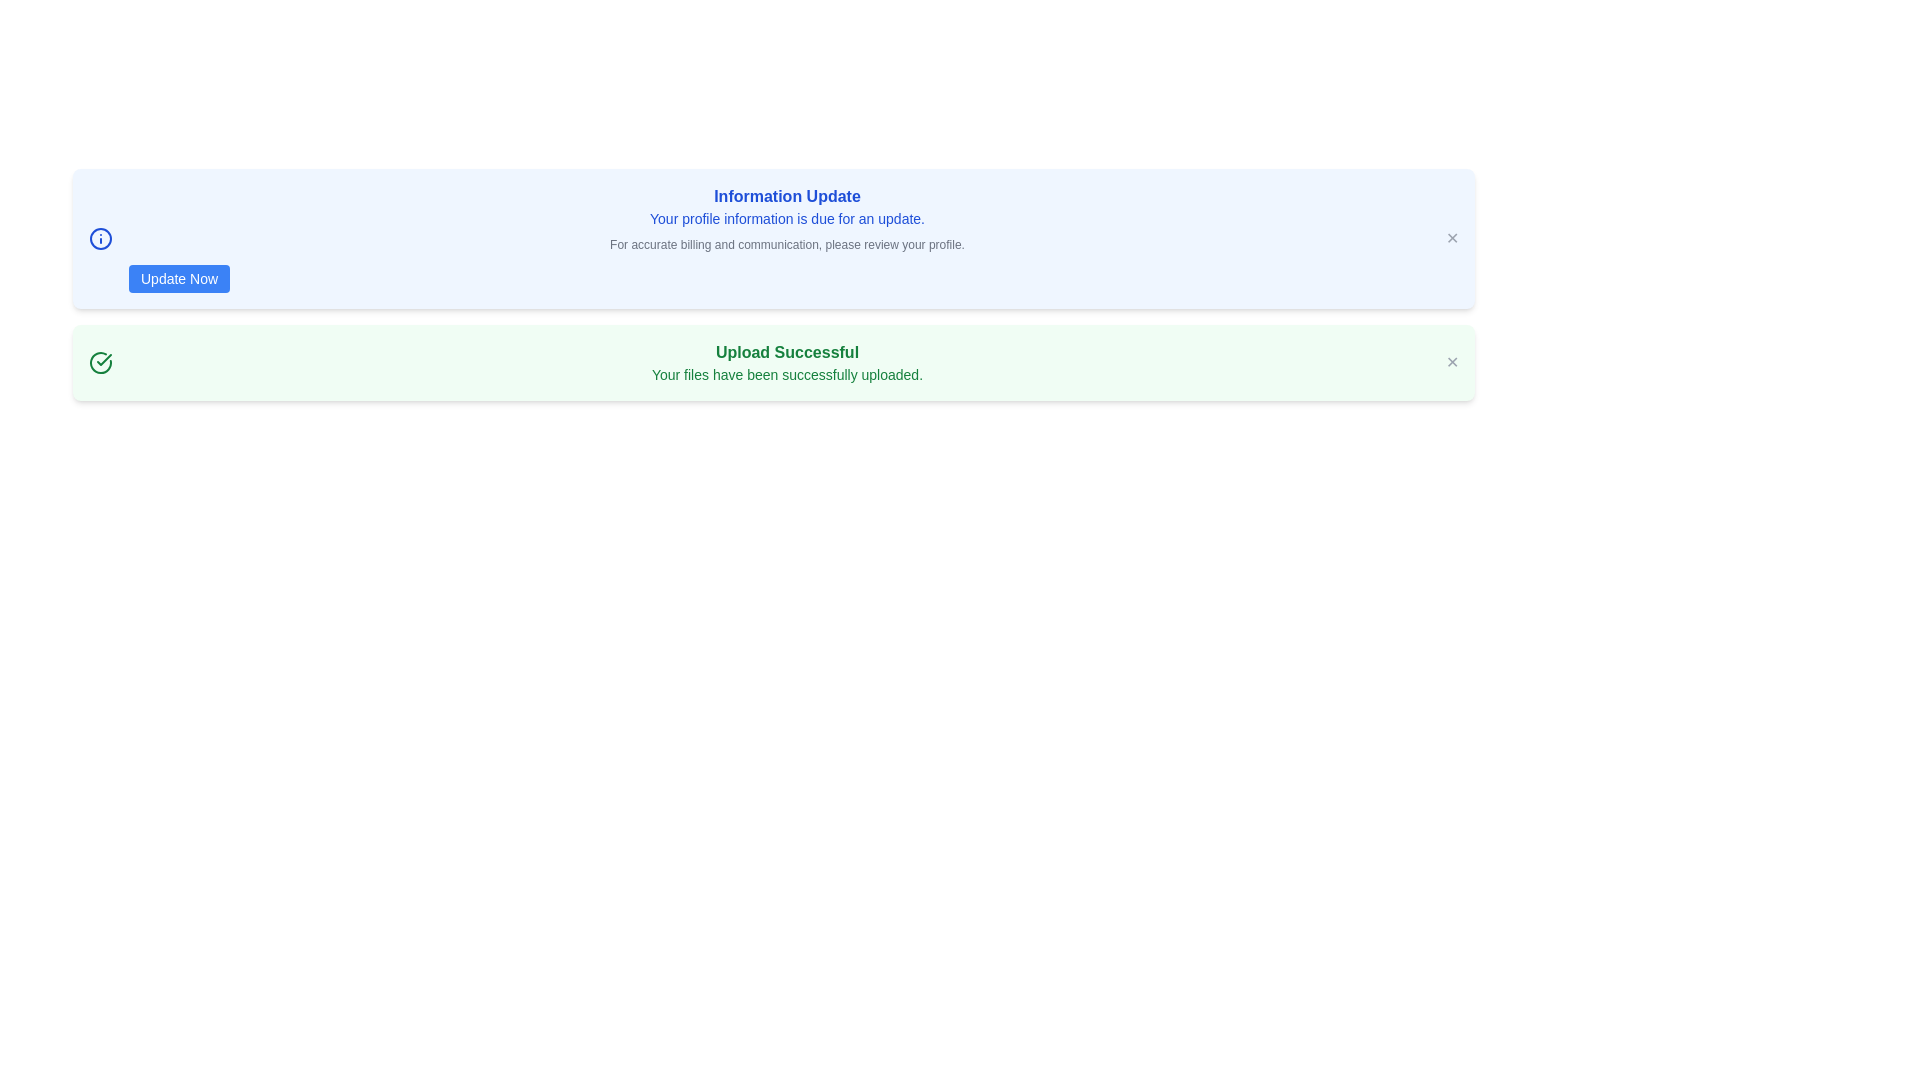 This screenshot has width=1920, height=1080. Describe the element at coordinates (786, 244) in the screenshot. I see `static text element that provides additional information regarding billing and communication, located between the profile update prompt and the 'Update Now' button` at that location.